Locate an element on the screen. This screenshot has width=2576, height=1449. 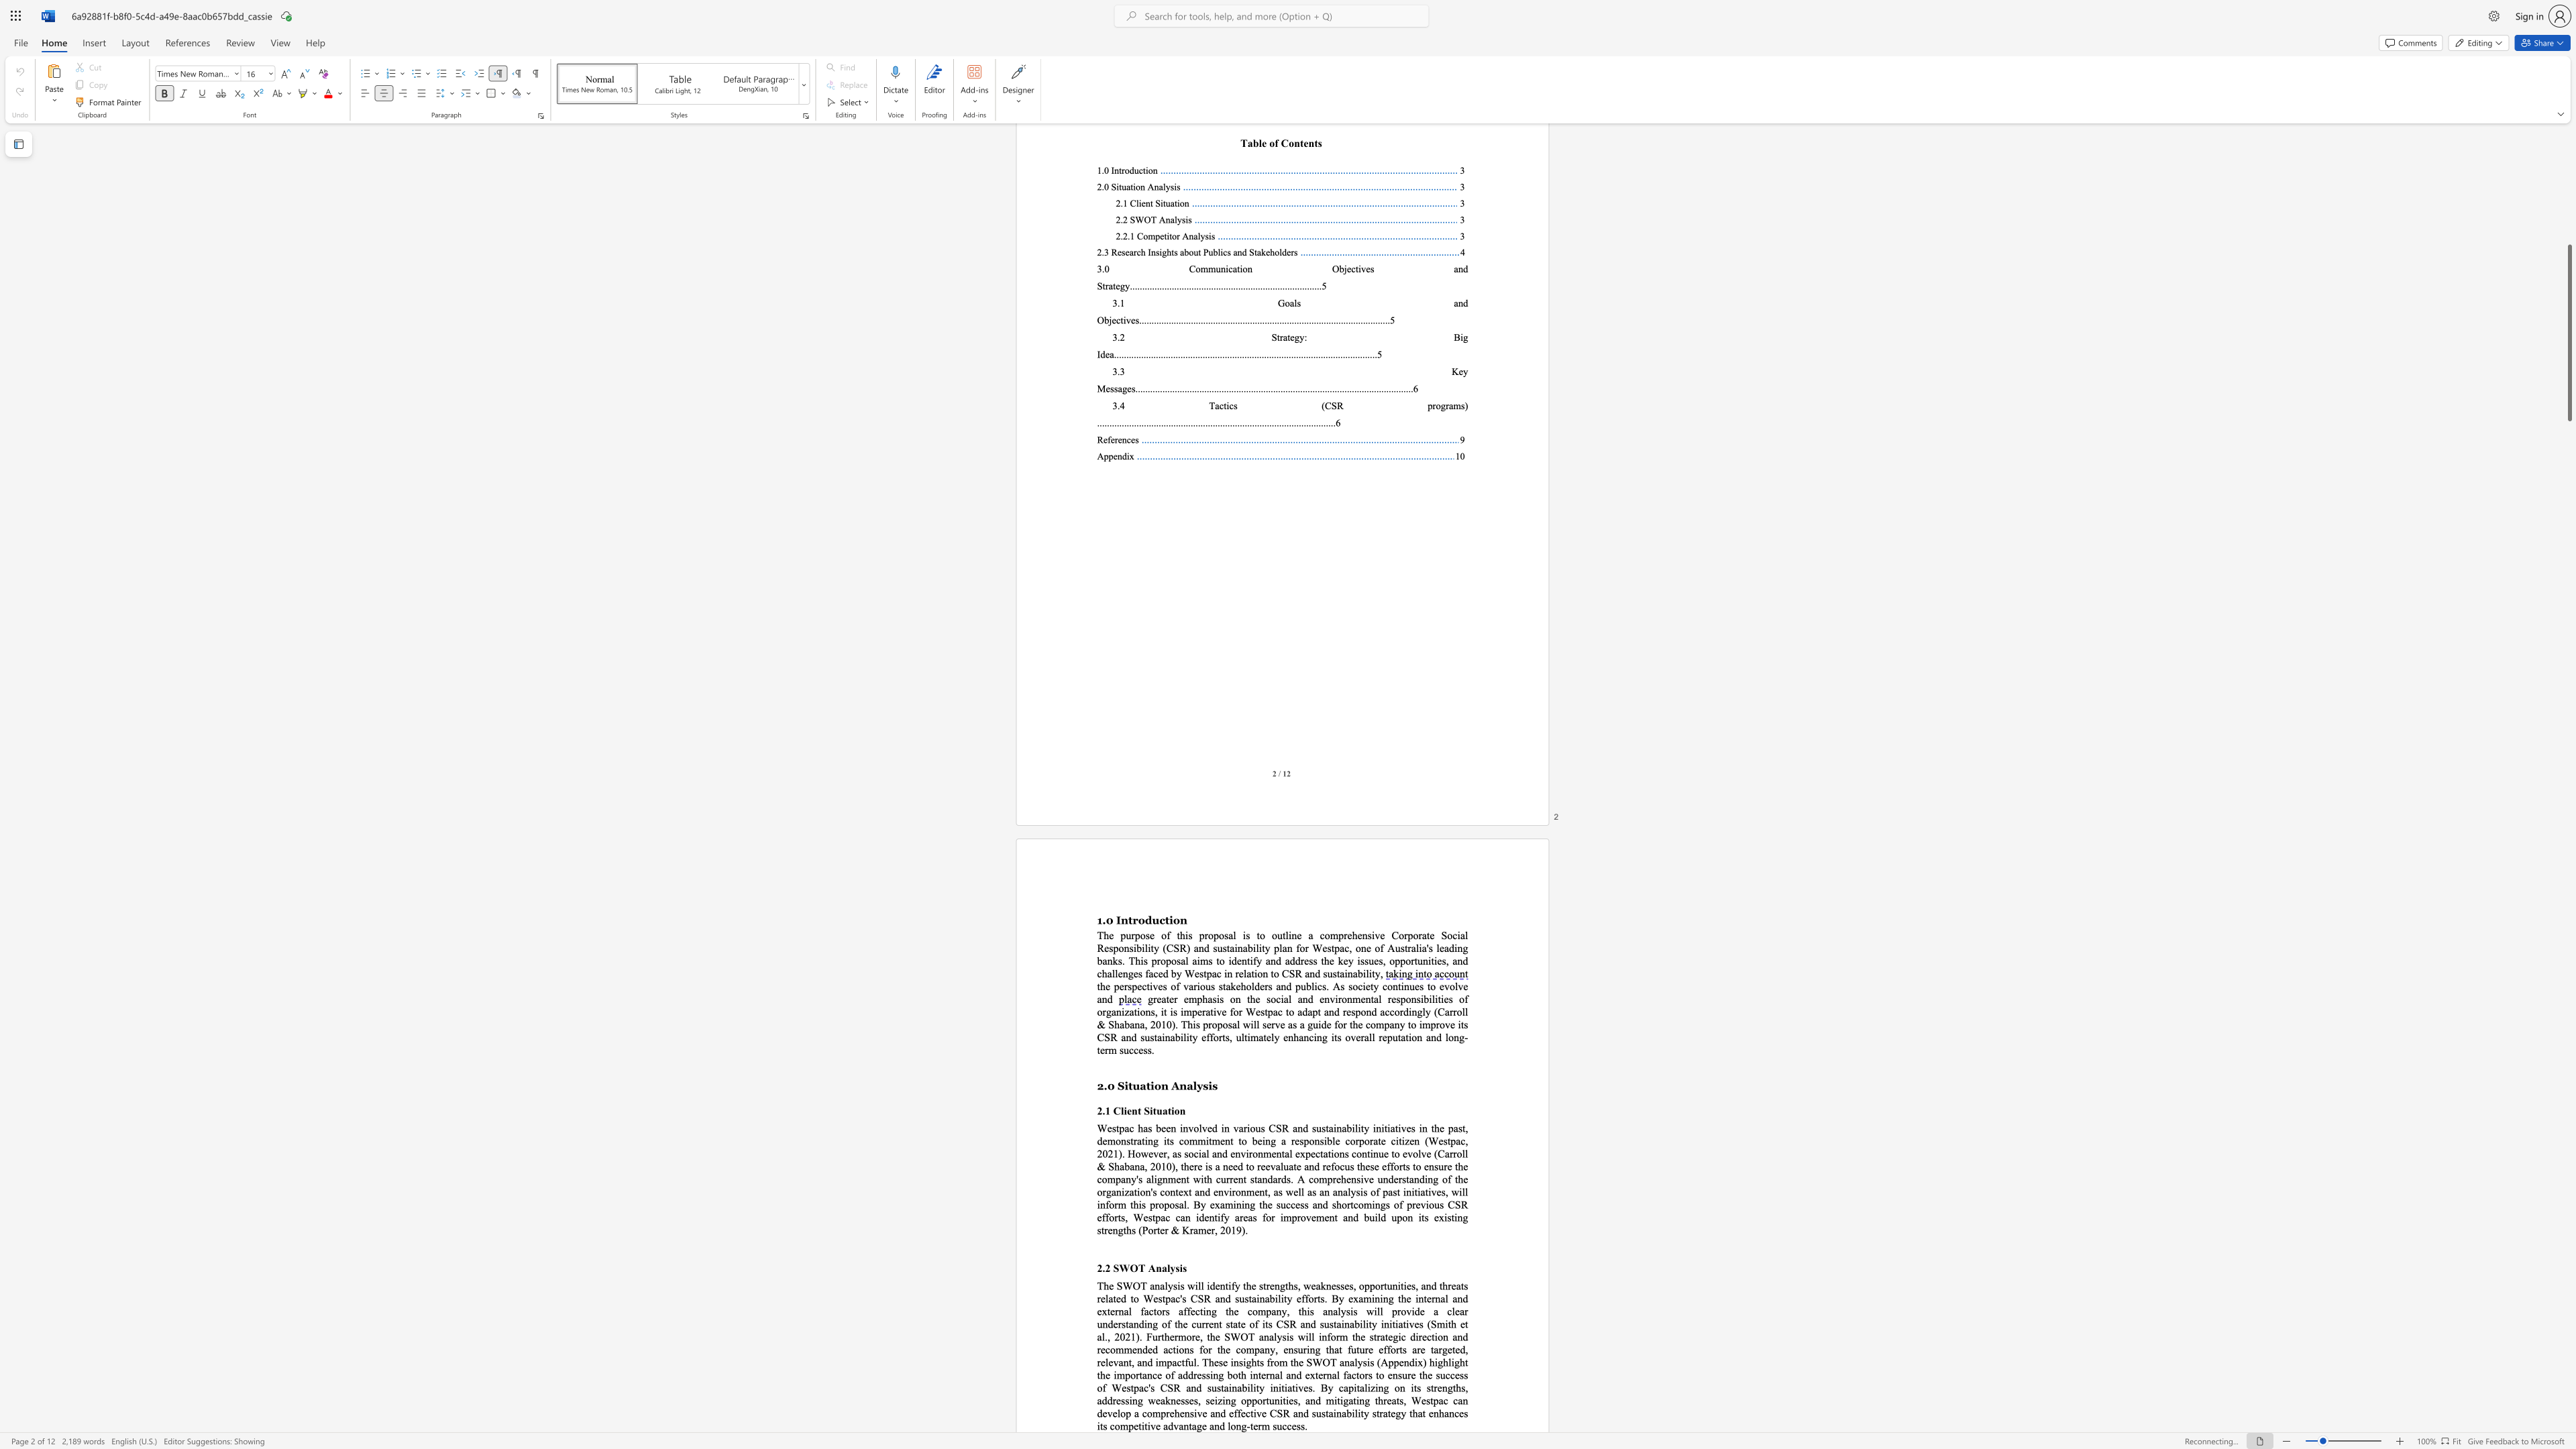
the 44th character "e" in the text is located at coordinates (1110, 1360).